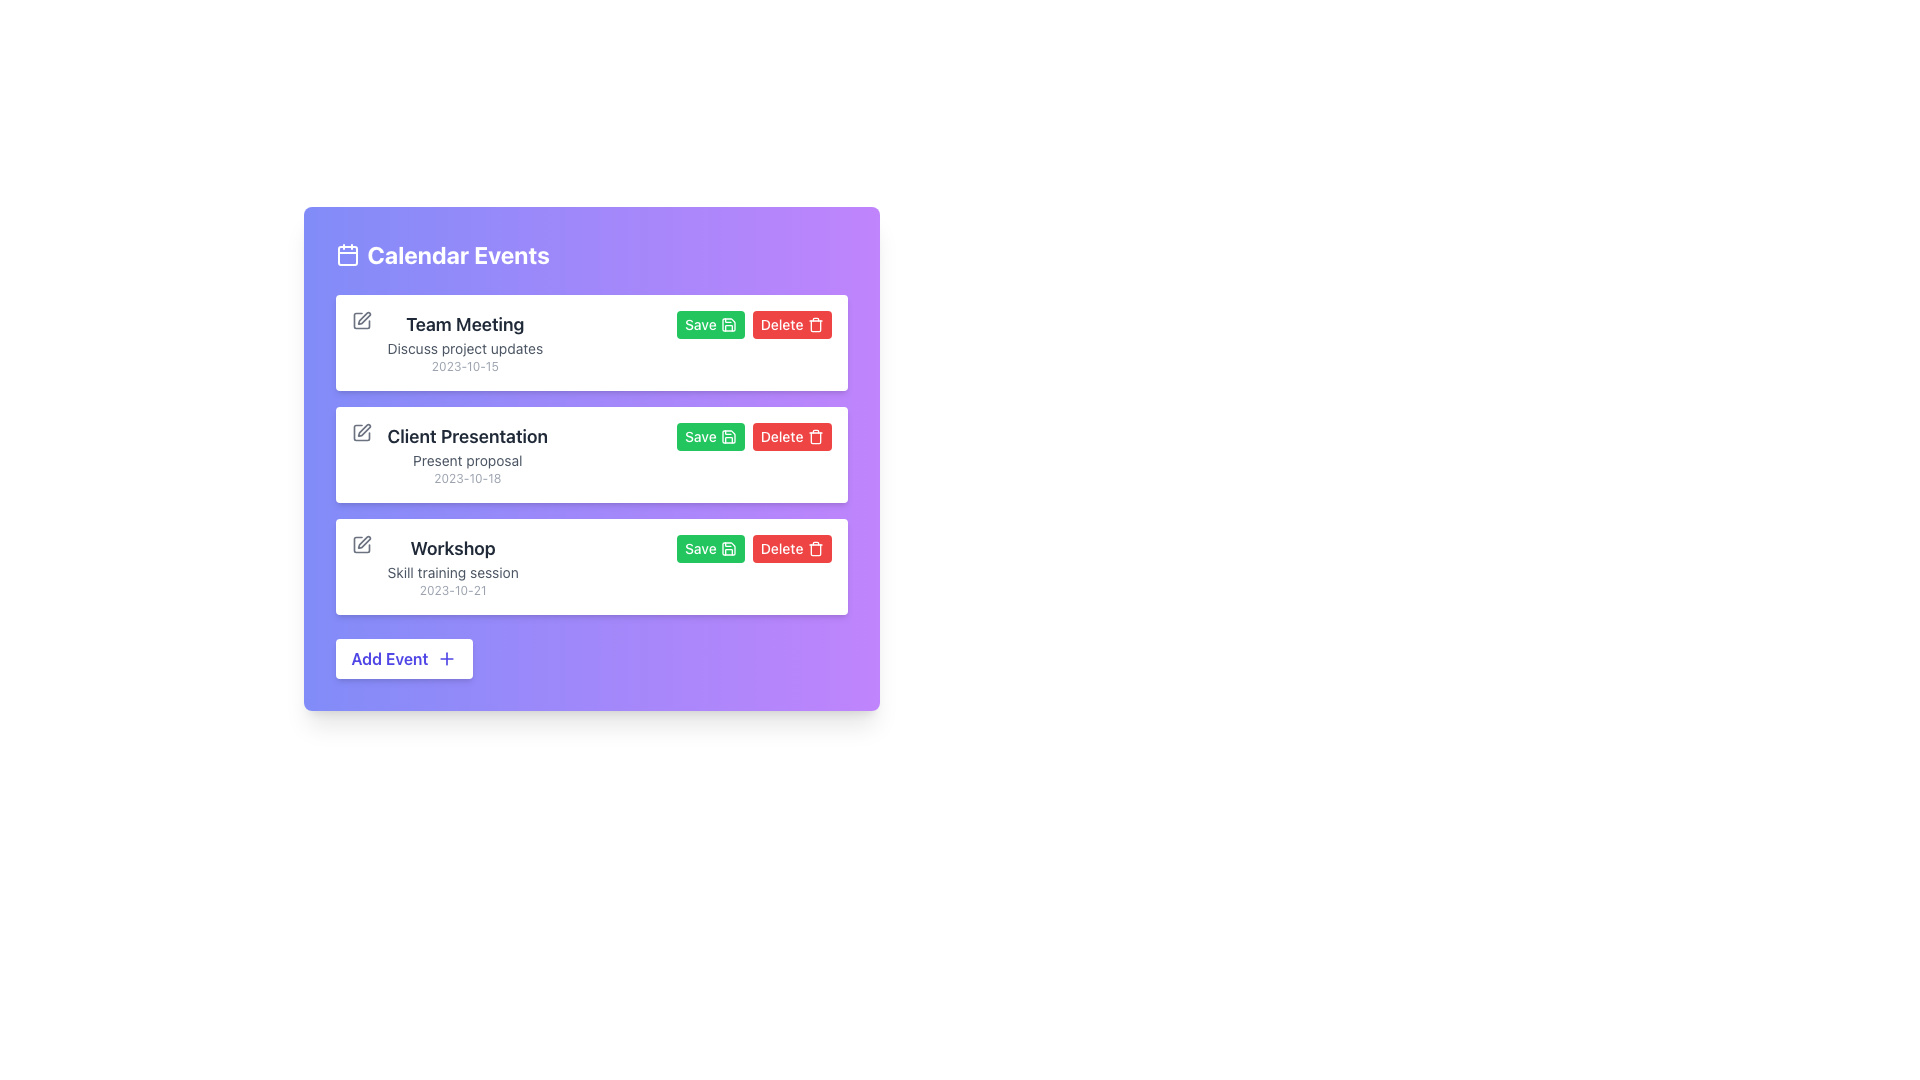 The height and width of the screenshot is (1080, 1920). Describe the element at coordinates (753, 435) in the screenshot. I see `the 'Delete' button in the grouped button set located on the right side of the 'Client Presentation' entry in the 'Calendar Events' section` at that location.